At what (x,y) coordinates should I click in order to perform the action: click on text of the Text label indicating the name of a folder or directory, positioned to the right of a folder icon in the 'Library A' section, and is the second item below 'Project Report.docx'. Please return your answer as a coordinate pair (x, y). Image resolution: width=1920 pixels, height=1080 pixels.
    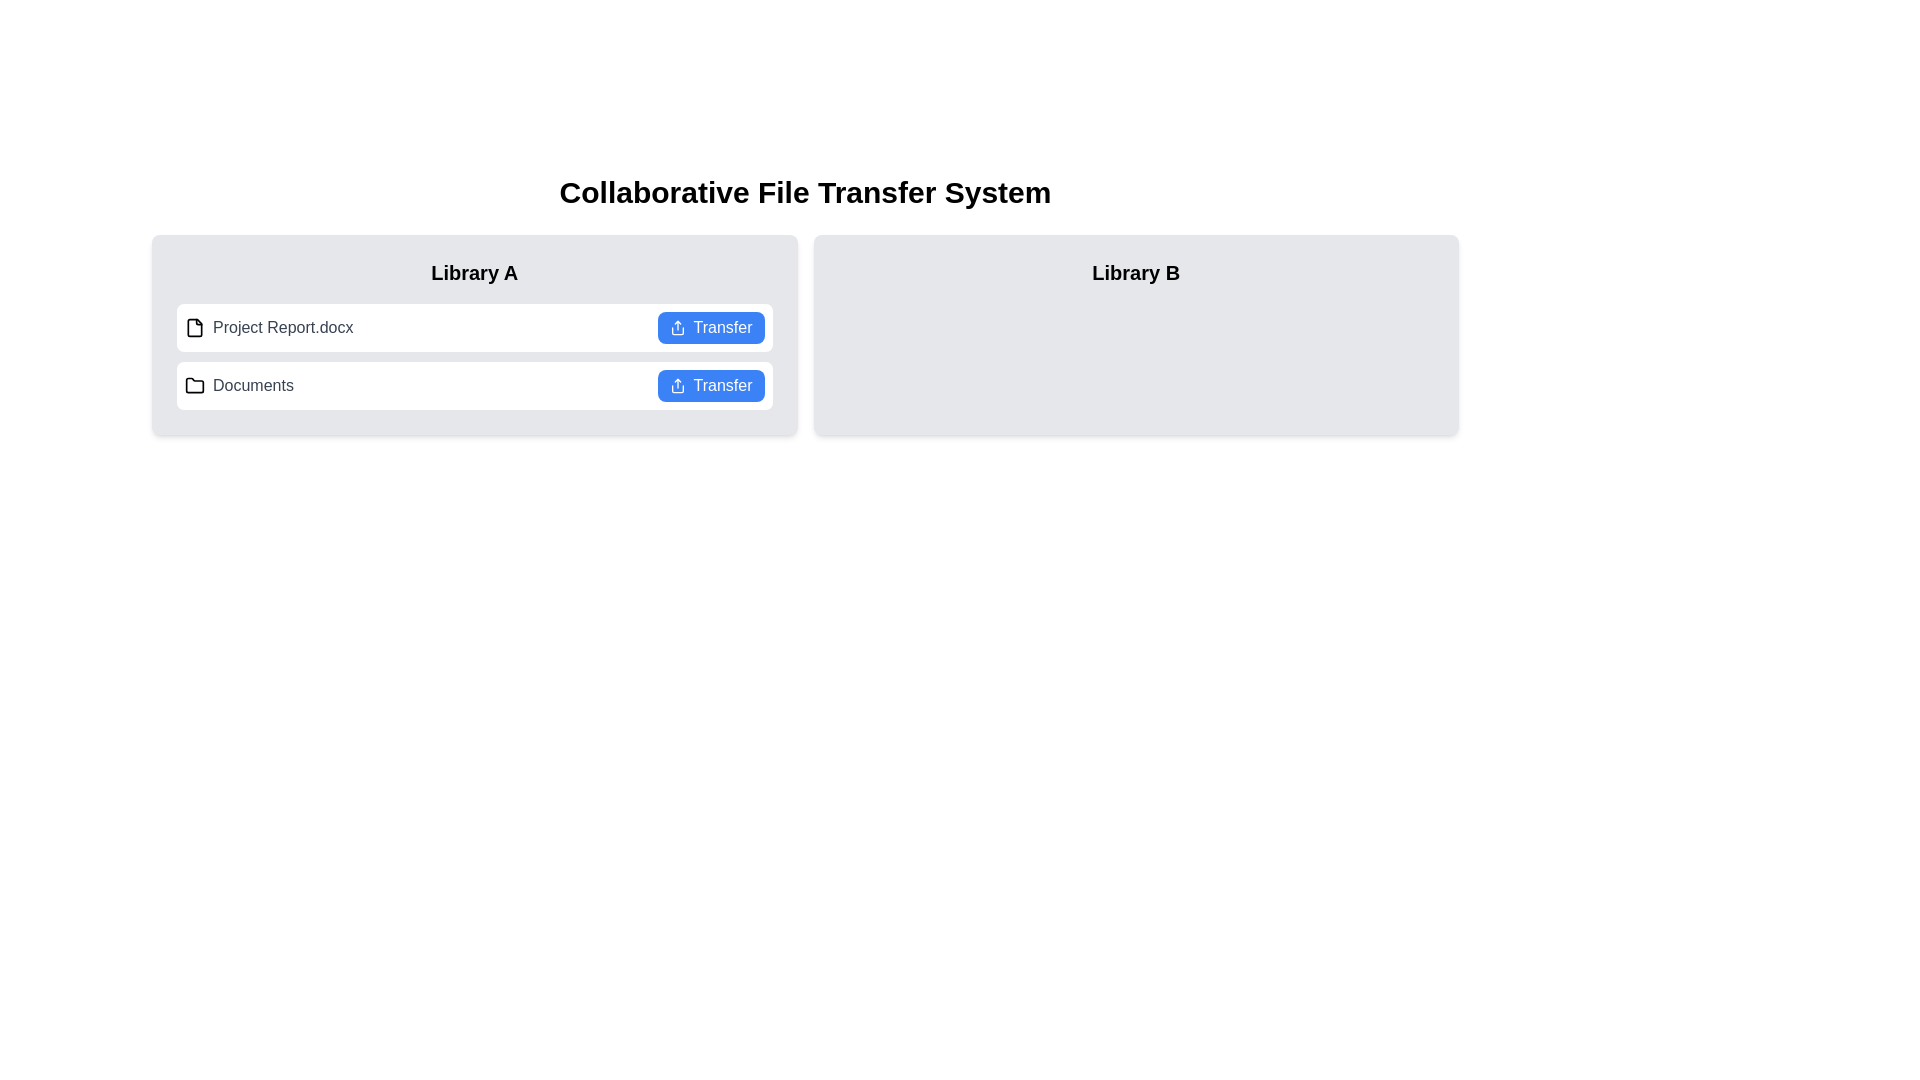
    Looking at the image, I should click on (252, 385).